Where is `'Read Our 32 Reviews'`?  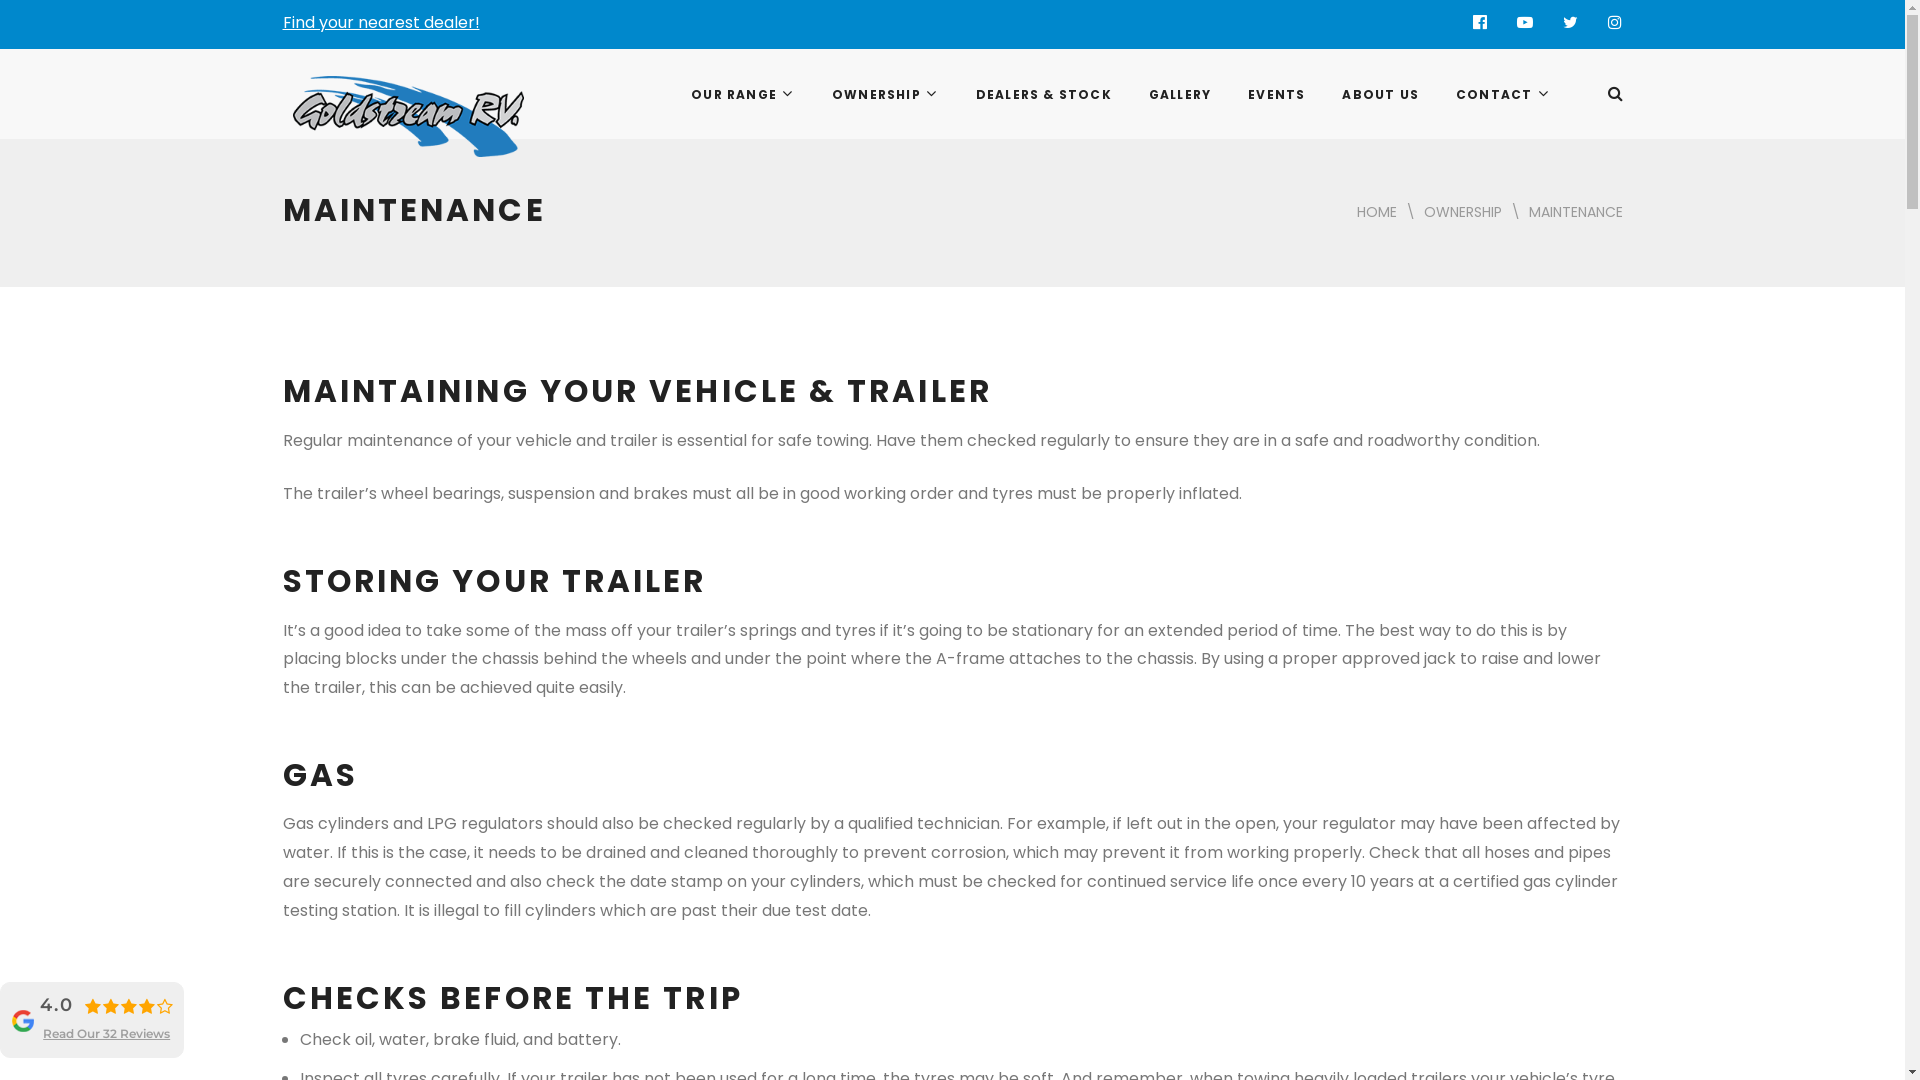
'Read Our 32 Reviews' is located at coordinates (43, 1033).